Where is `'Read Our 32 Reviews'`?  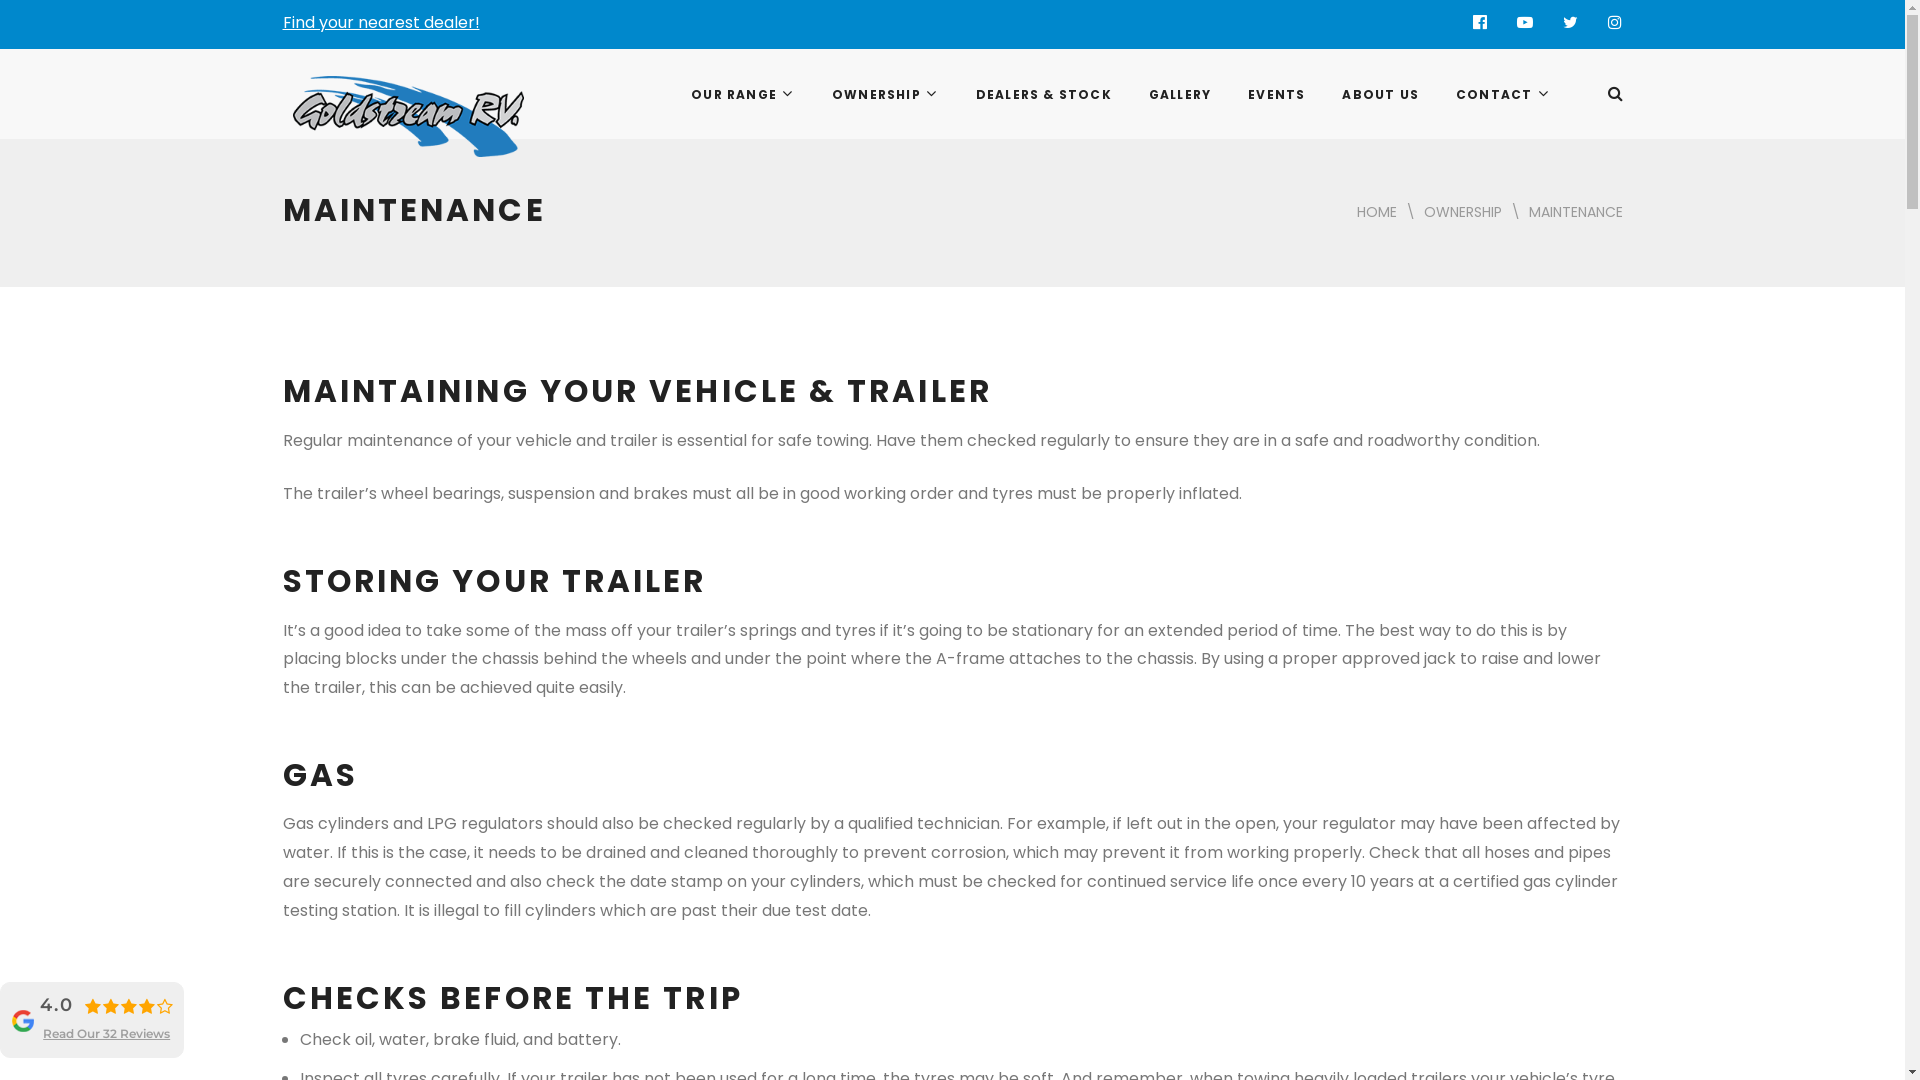
'Read Our 32 Reviews' is located at coordinates (43, 1033).